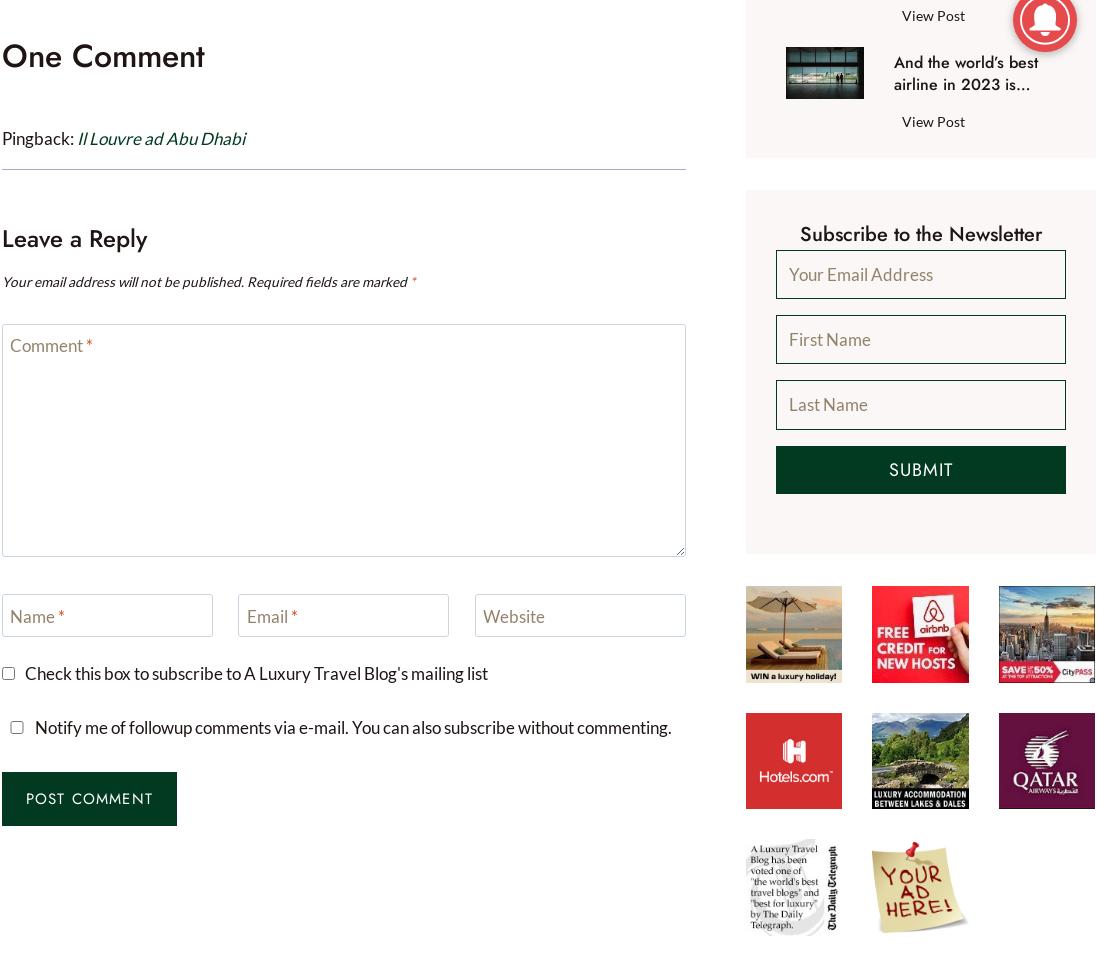  I want to click on 'Required fields are marked', so click(326, 280).